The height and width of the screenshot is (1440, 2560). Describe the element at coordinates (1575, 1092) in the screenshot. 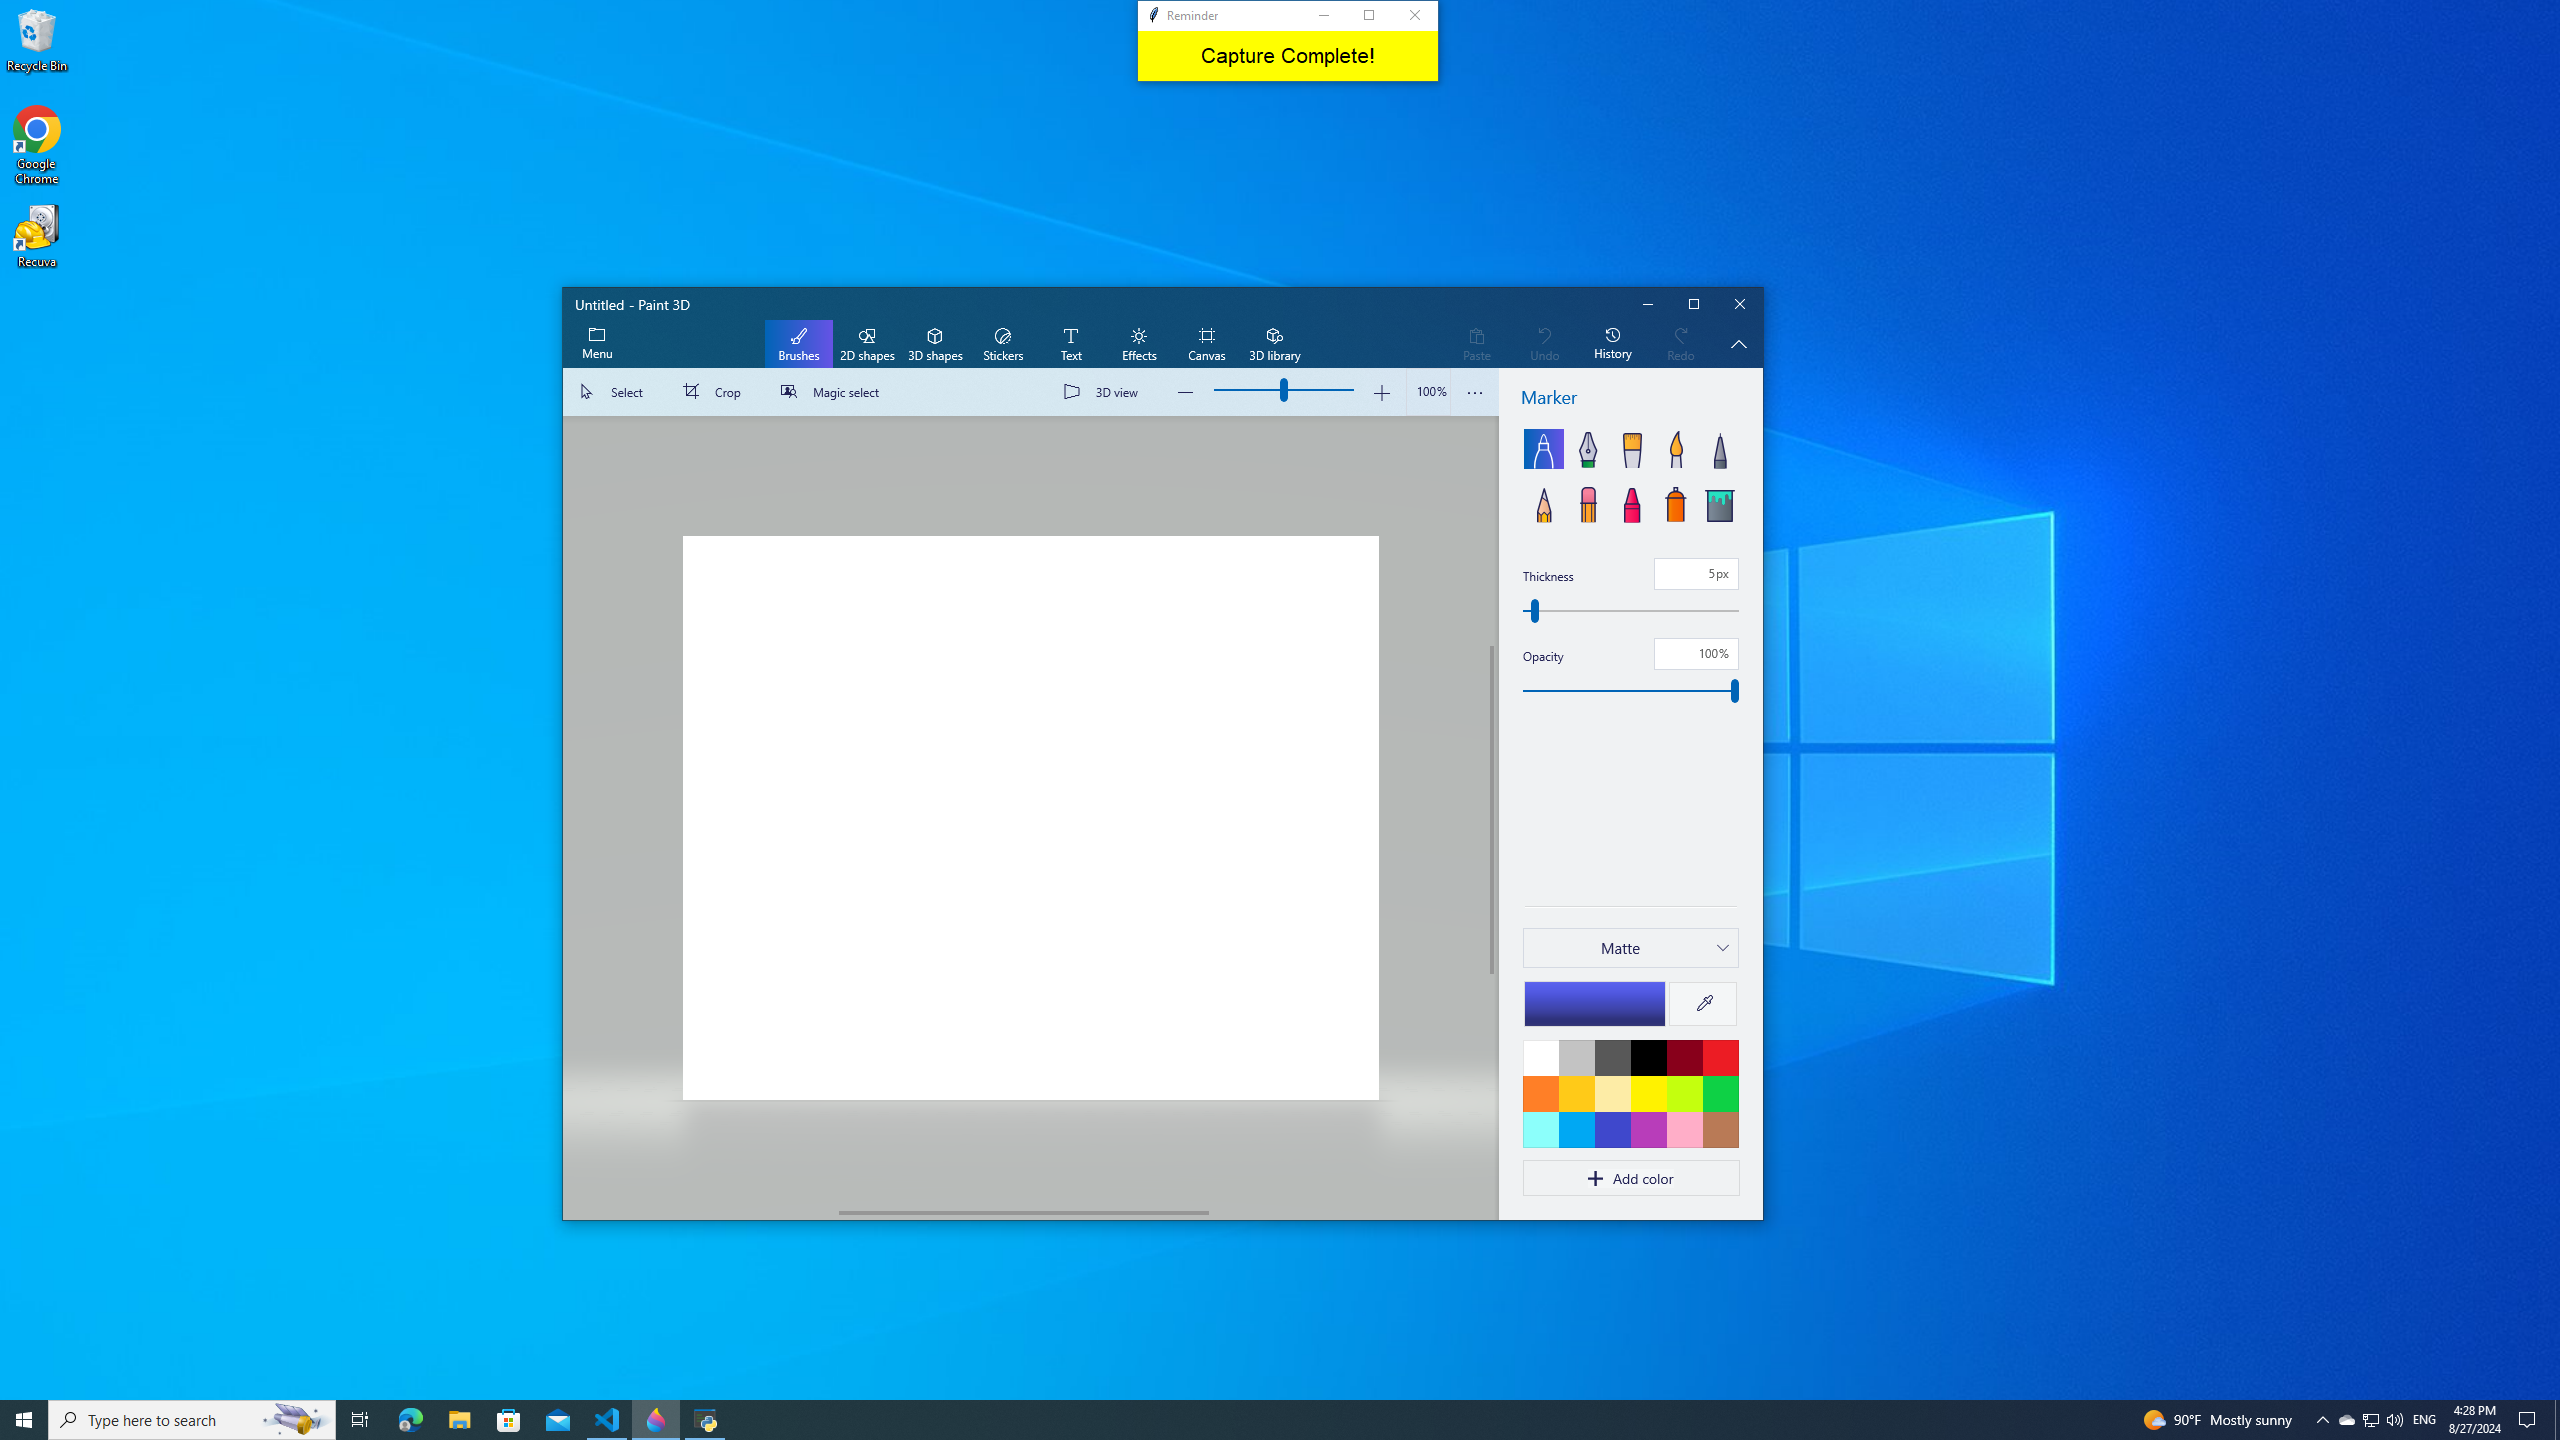

I see `'Gold'` at that location.